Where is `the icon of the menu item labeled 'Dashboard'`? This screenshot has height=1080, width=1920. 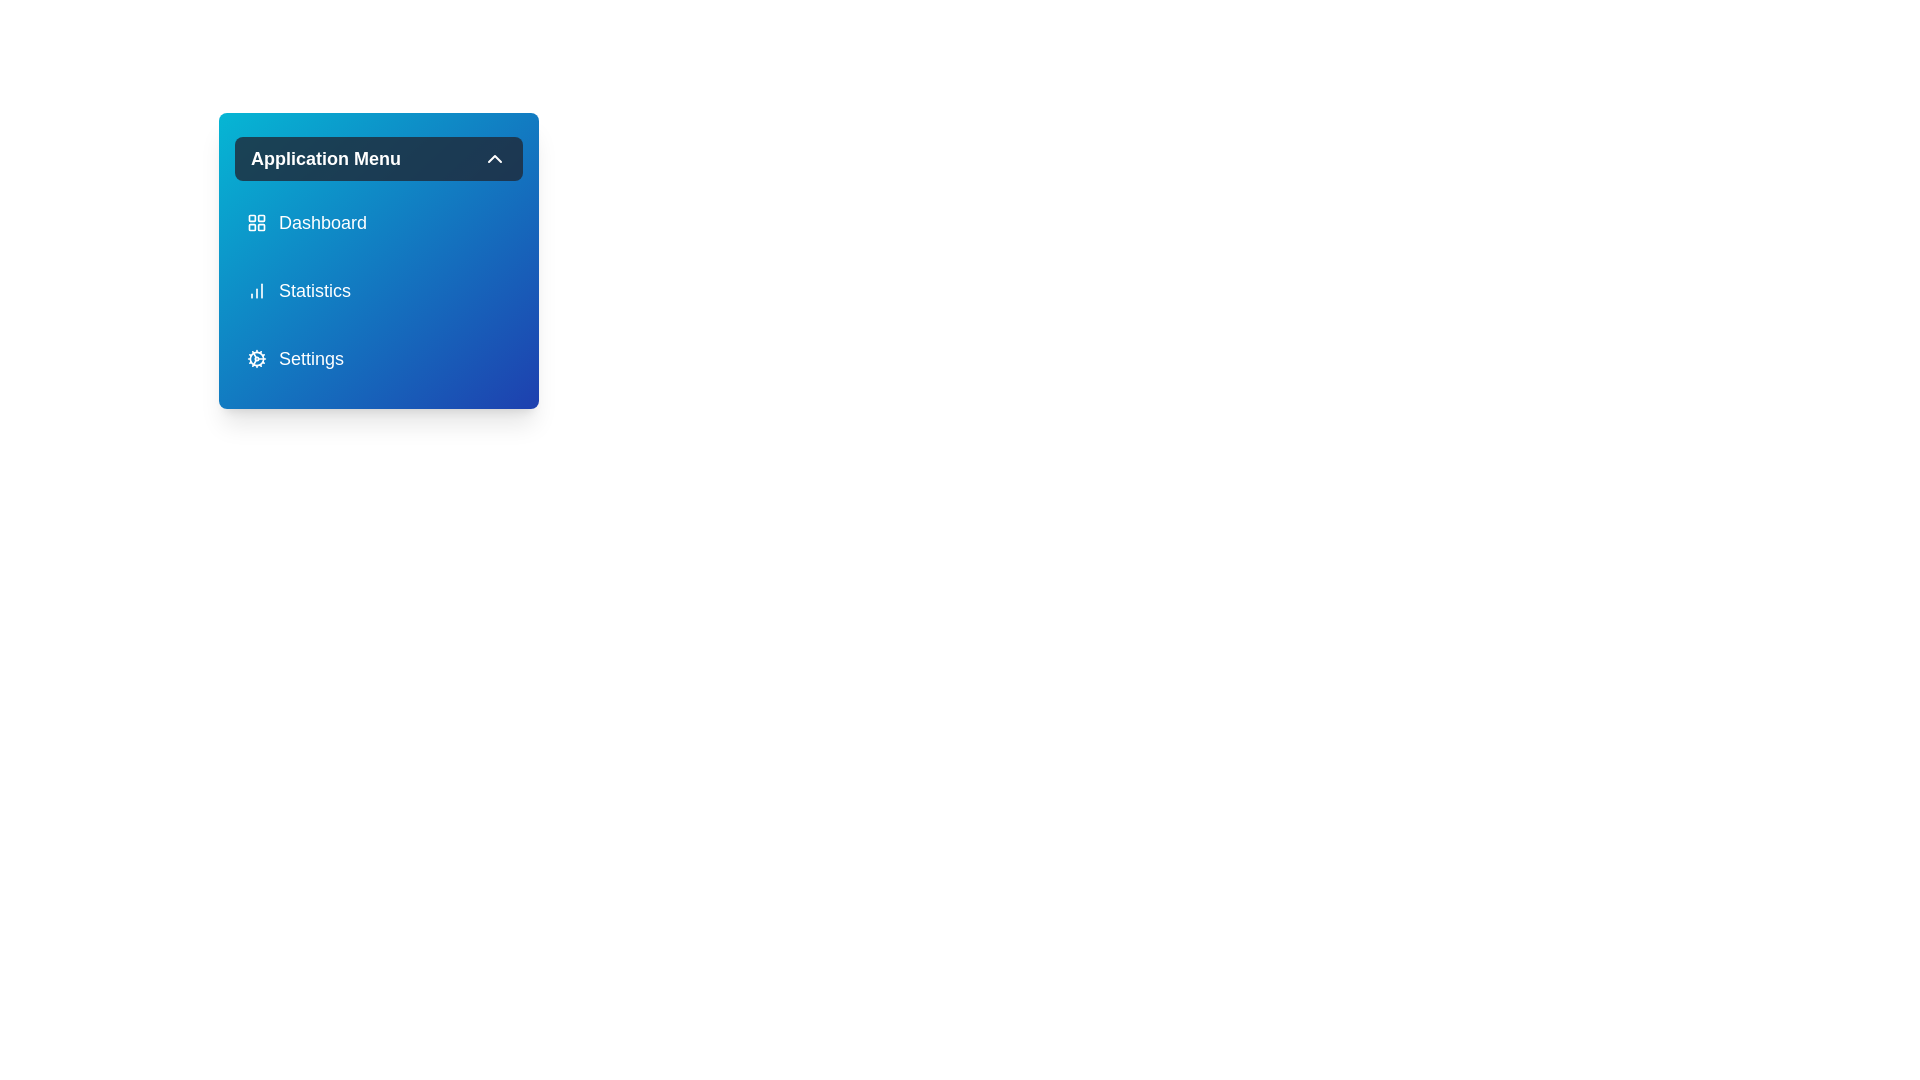
the icon of the menu item labeled 'Dashboard' is located at coordinates (256, 223).